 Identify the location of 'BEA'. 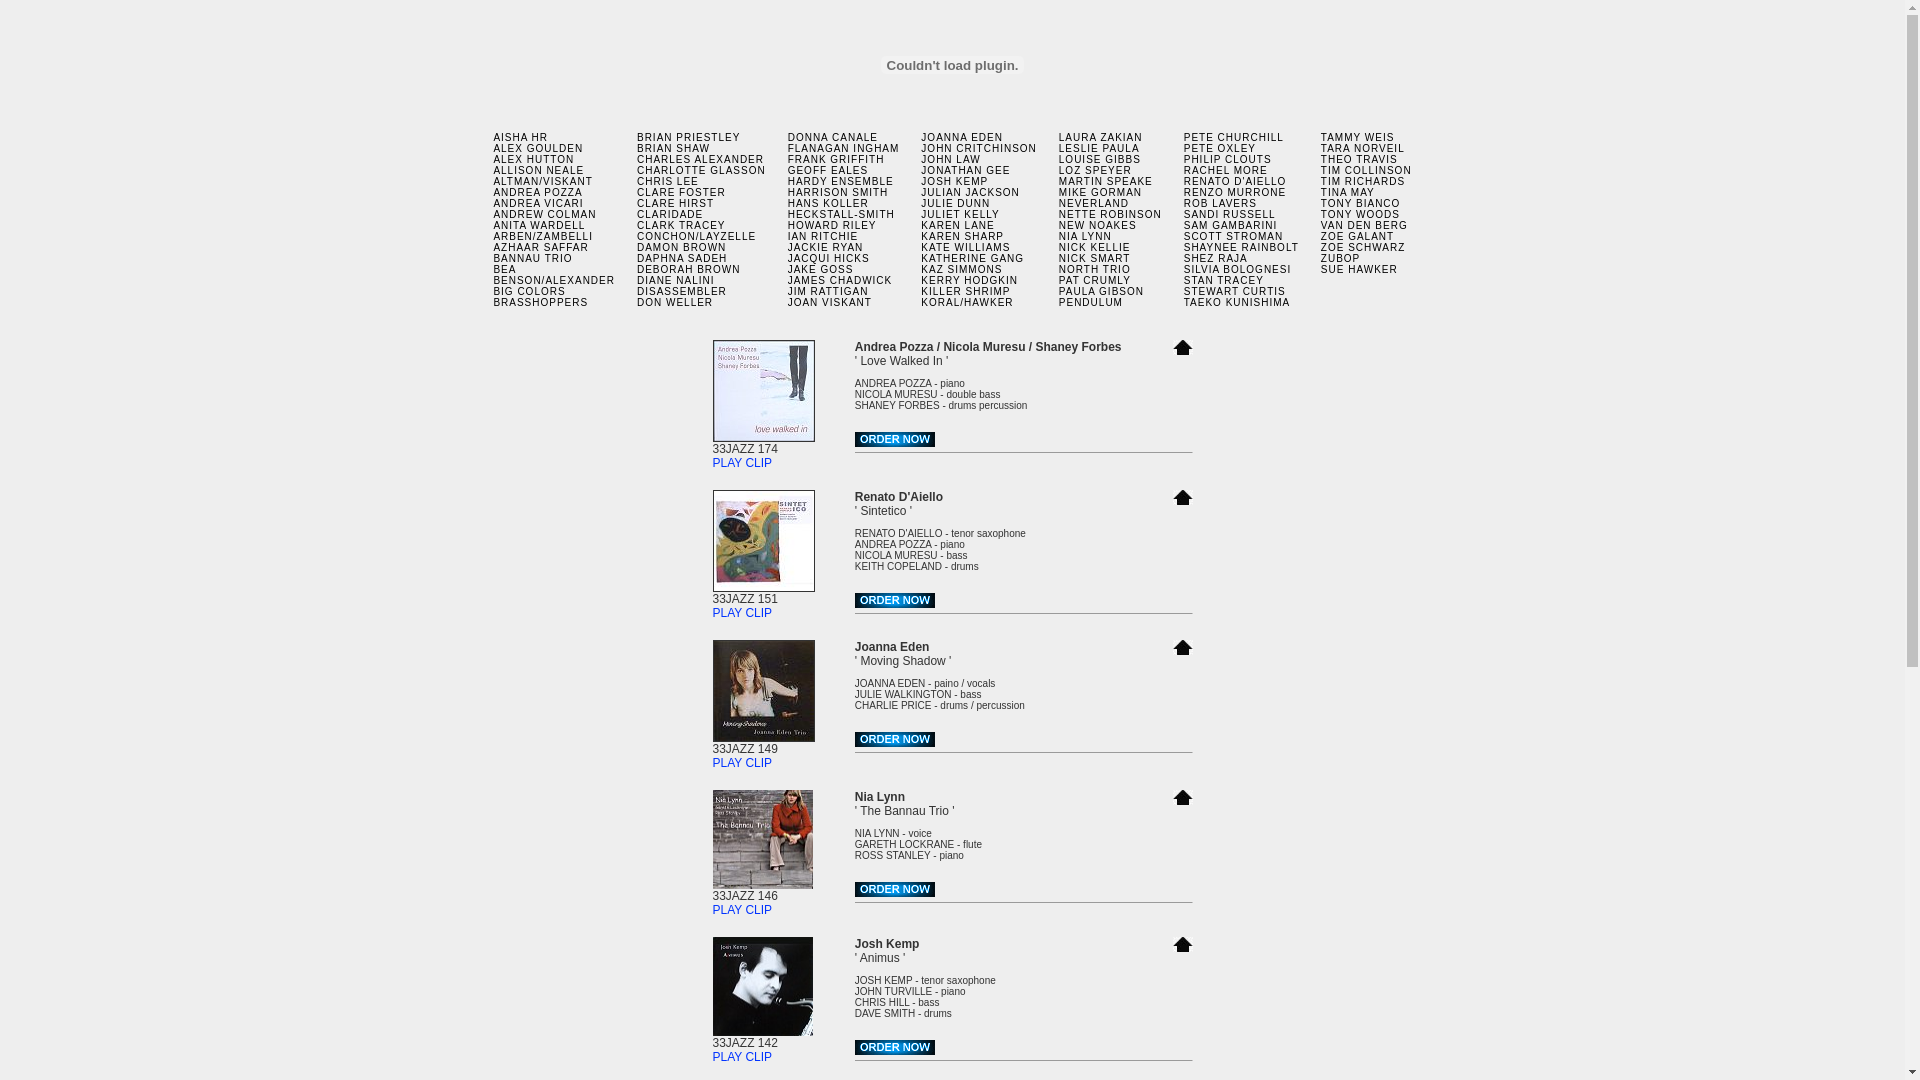
(504, 268).